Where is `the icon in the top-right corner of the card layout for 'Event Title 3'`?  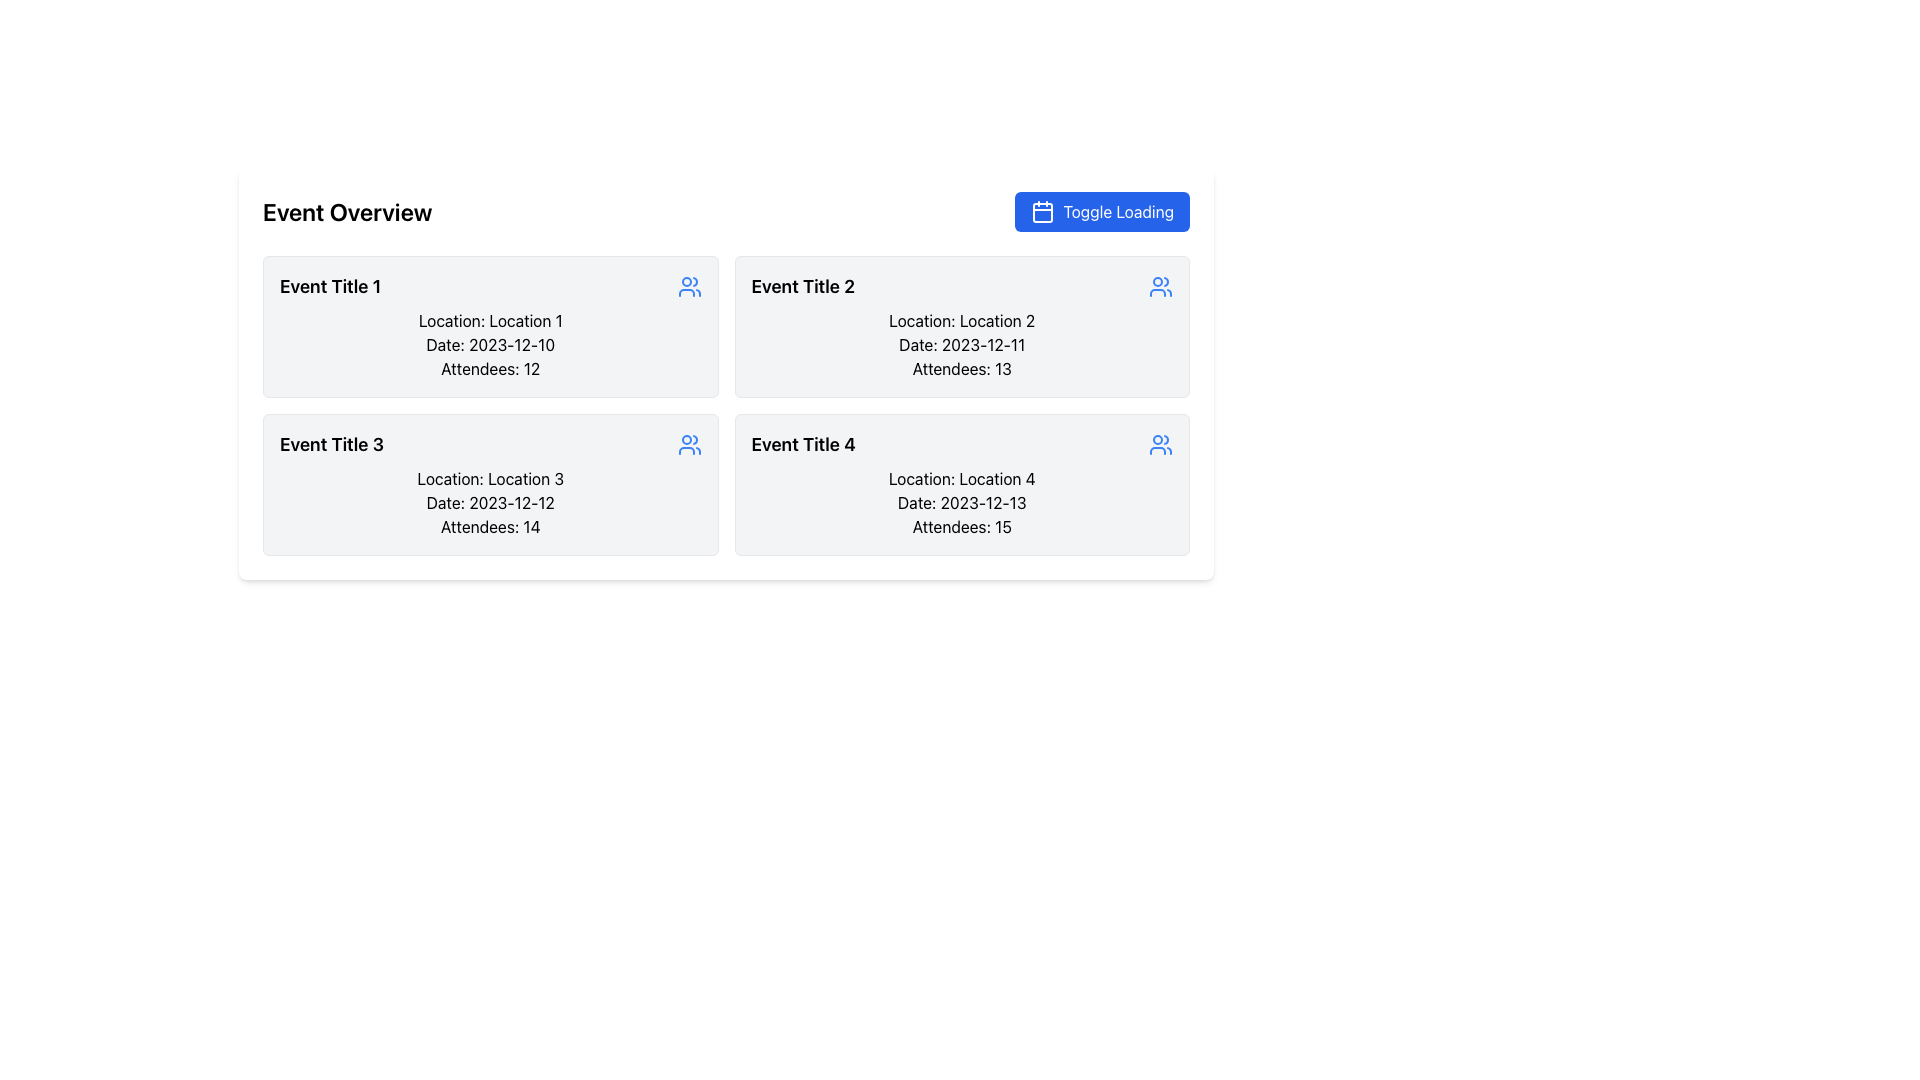 the icon in the top-right corner of the card layout for 'Event Title 3' is located at coordinates (689, 443).